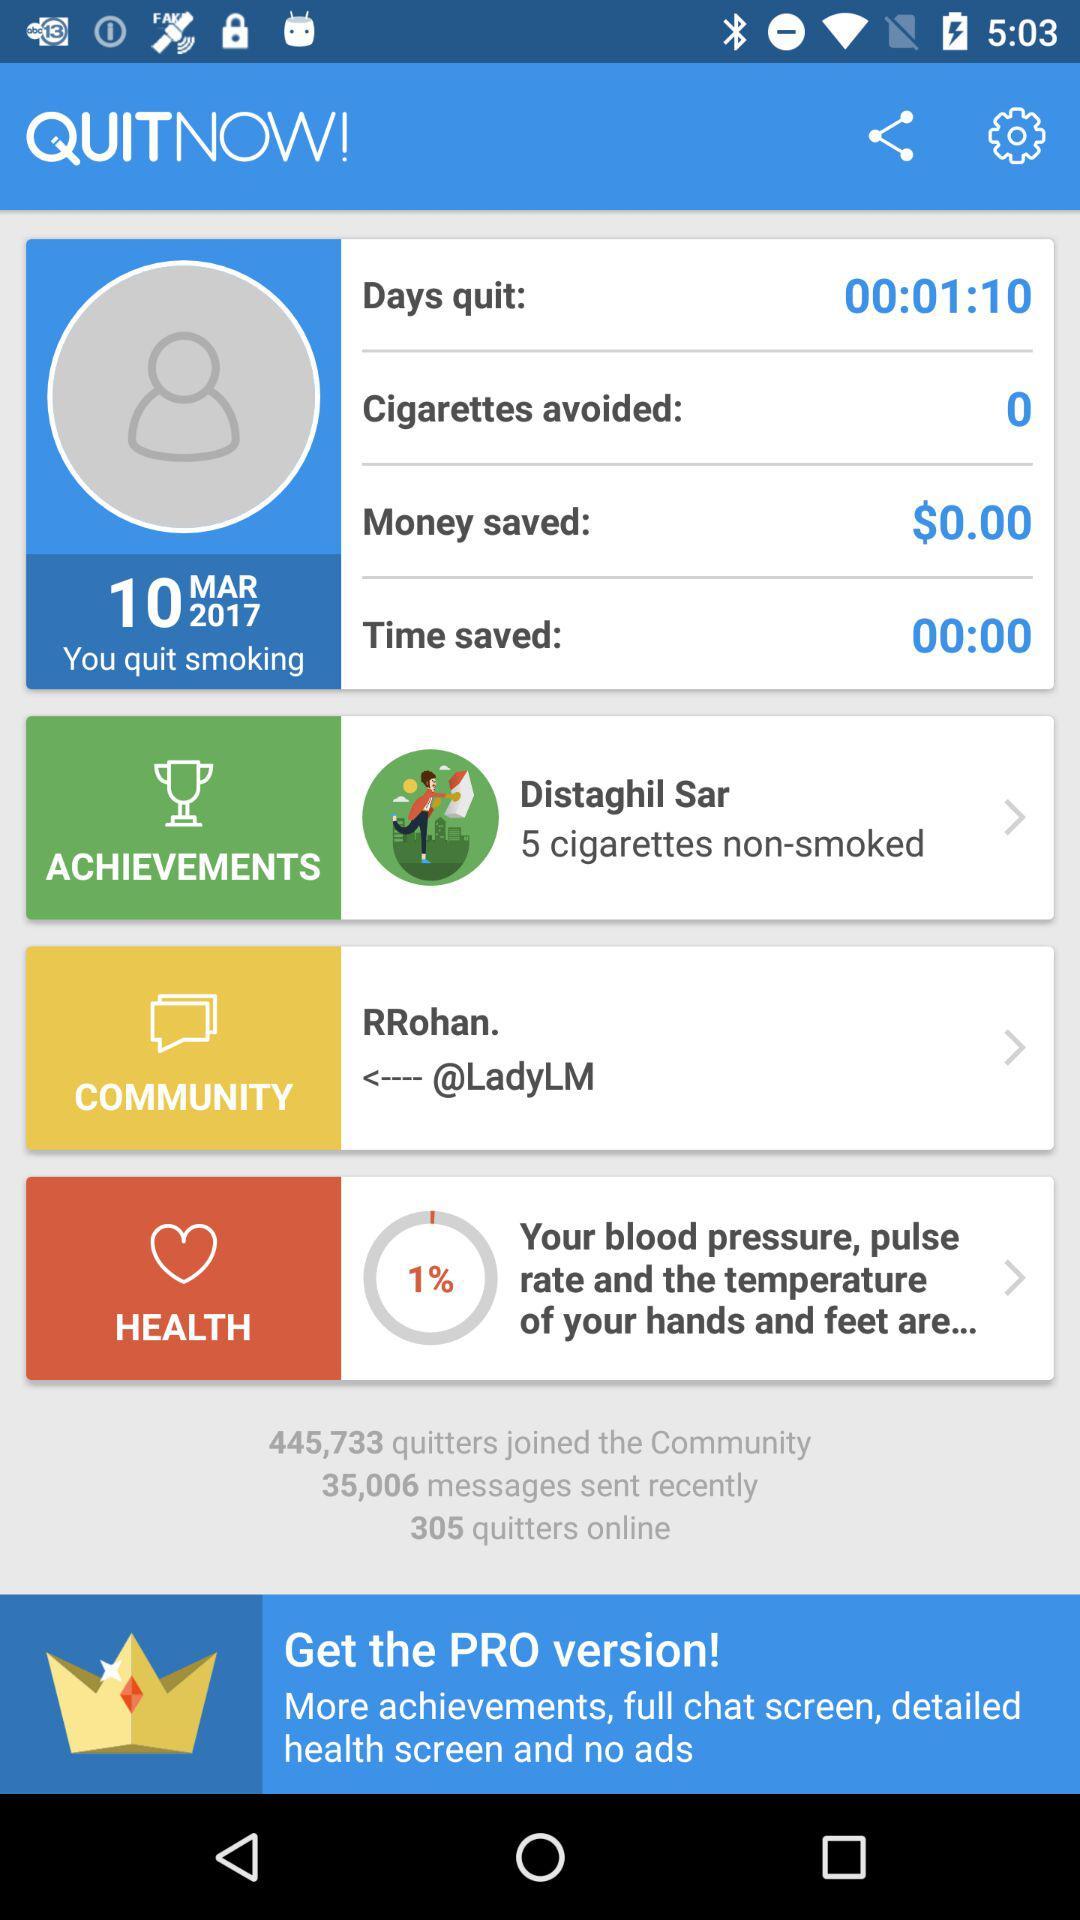 The width and height of the screenshot is (1080, 1920). I want to click on the settings icon, so click(1017, 135).